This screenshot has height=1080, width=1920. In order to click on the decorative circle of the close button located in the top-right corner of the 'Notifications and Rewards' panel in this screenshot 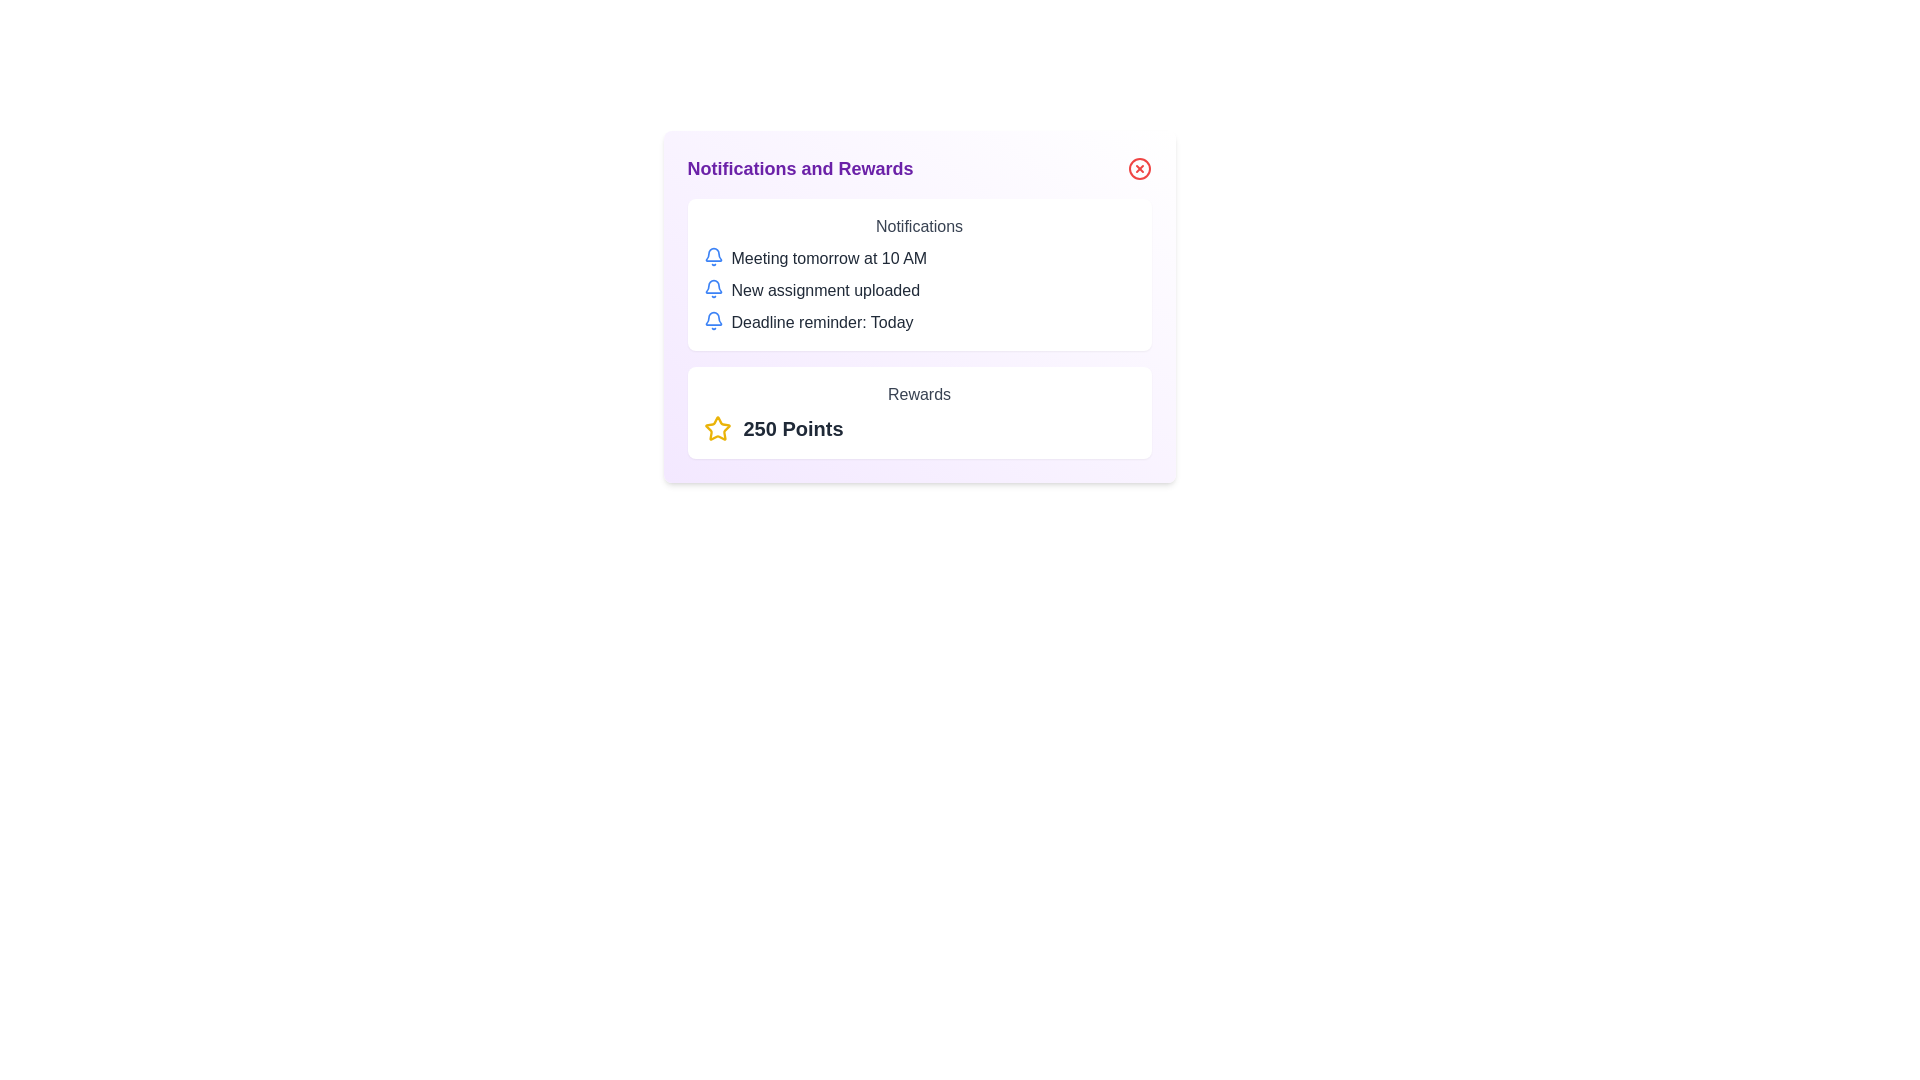, I will do `click(1139, 168)`.